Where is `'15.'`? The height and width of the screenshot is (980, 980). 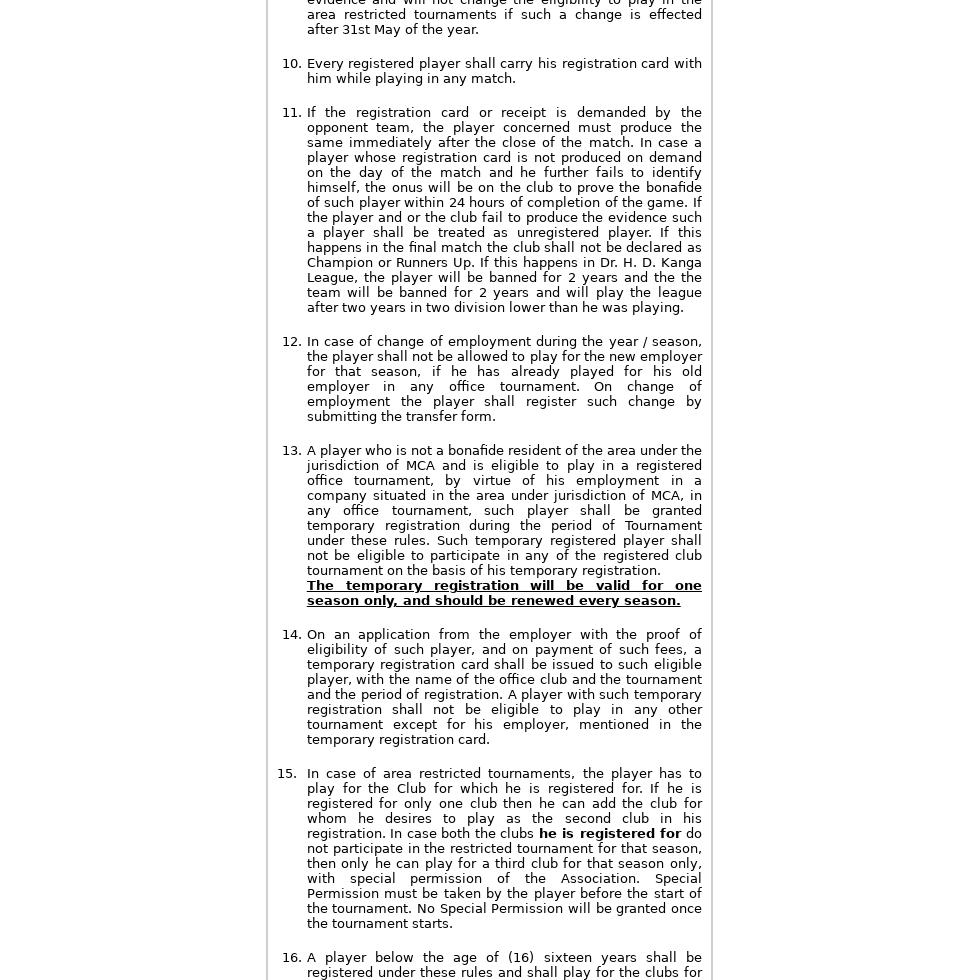 '15.' is located at coordinates (277, 773).